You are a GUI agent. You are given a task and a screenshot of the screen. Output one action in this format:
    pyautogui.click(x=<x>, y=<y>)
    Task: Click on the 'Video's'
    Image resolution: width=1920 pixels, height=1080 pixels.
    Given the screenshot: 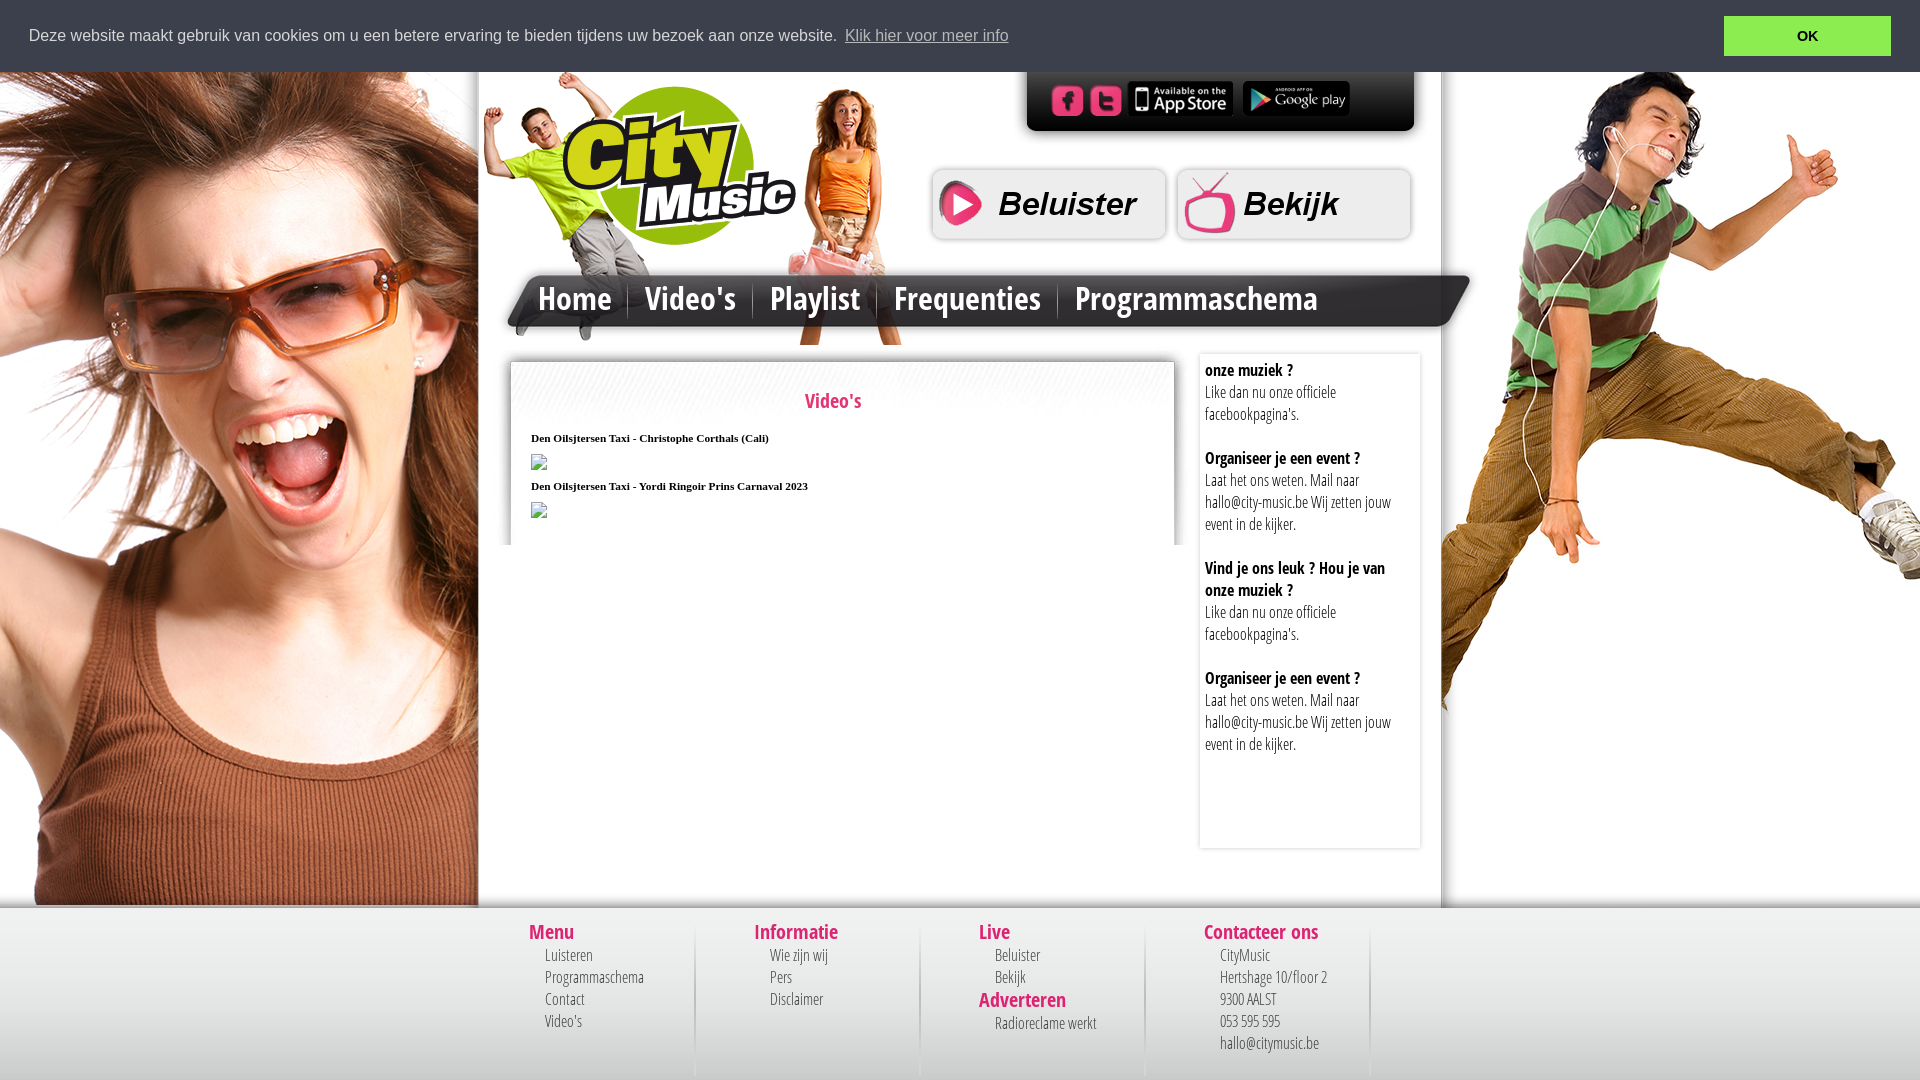 What is the action you would take?
    pyautogui.click(x=690, y=297)
    